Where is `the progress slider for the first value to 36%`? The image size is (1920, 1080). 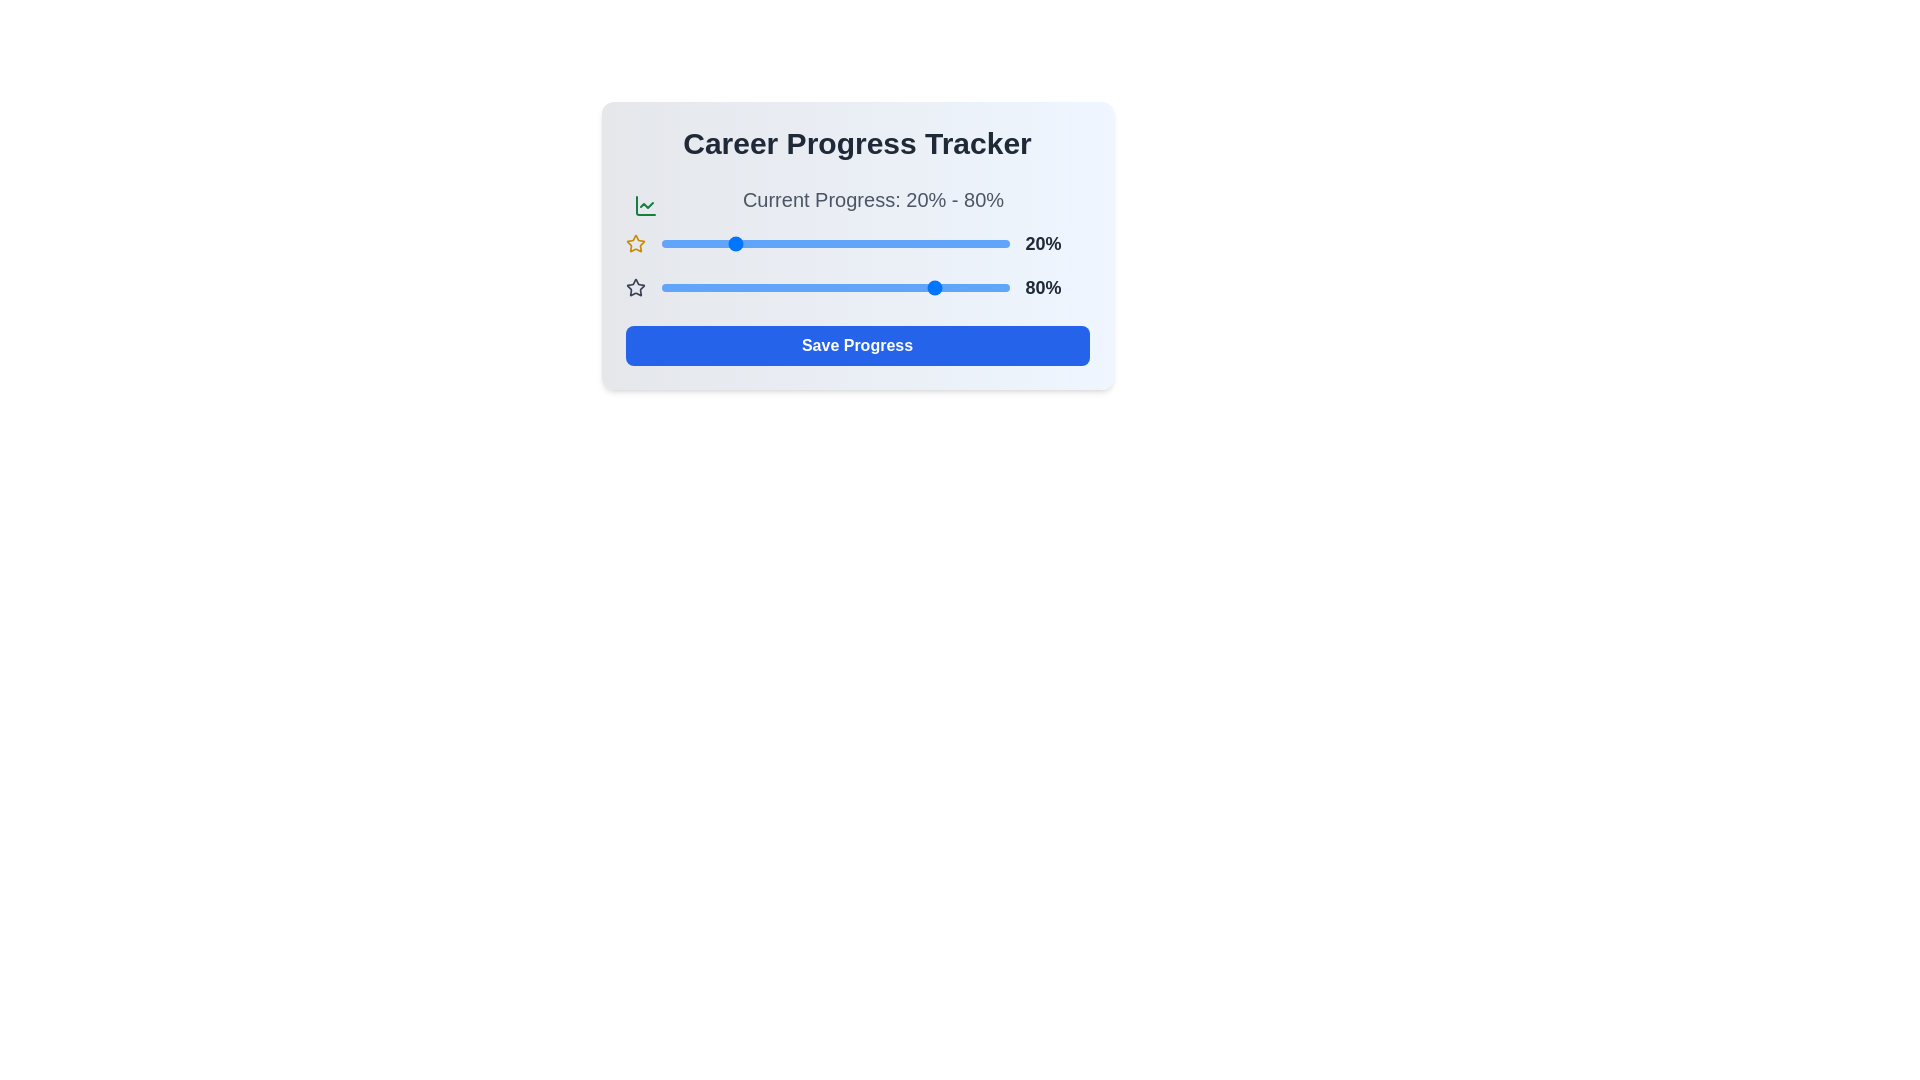
the progress slider for the first value to 36% is located at coordinates (785, 242).